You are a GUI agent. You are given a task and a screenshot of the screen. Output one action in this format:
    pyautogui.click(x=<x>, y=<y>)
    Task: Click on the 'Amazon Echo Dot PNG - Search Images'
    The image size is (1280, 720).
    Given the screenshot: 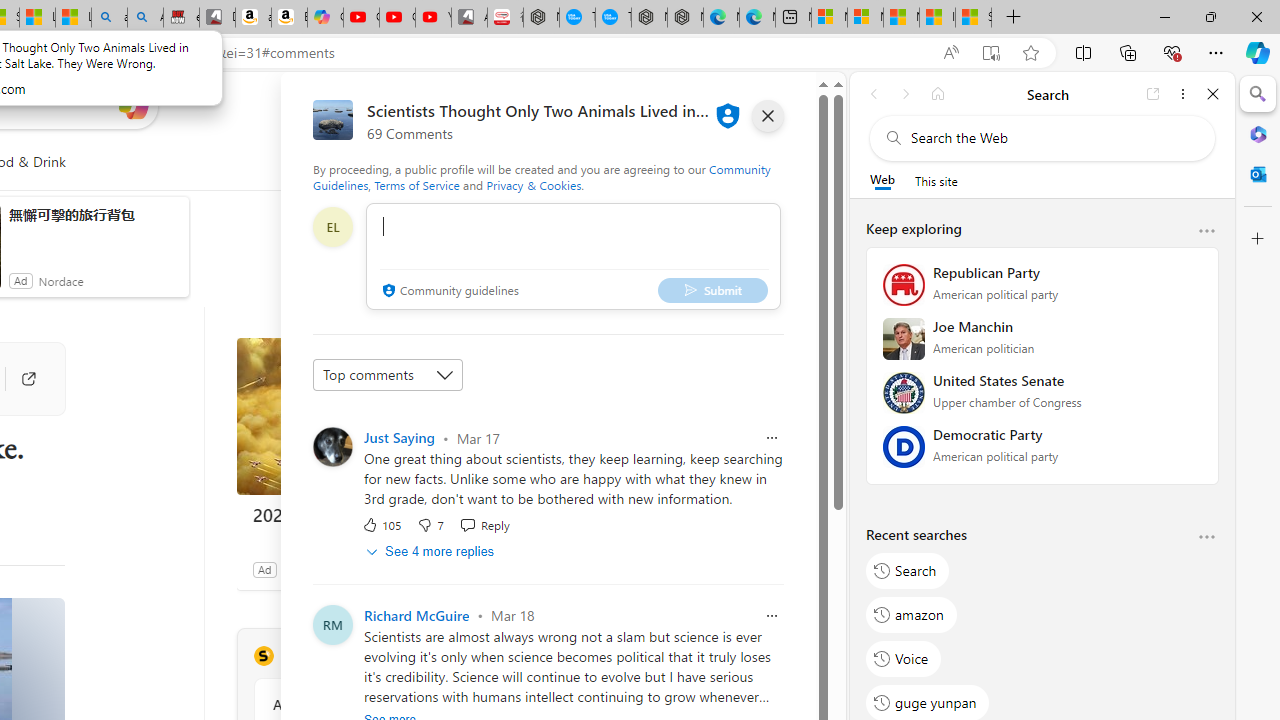 What is the action you would take?
    pyautogui.click(x=144, y=17)
    